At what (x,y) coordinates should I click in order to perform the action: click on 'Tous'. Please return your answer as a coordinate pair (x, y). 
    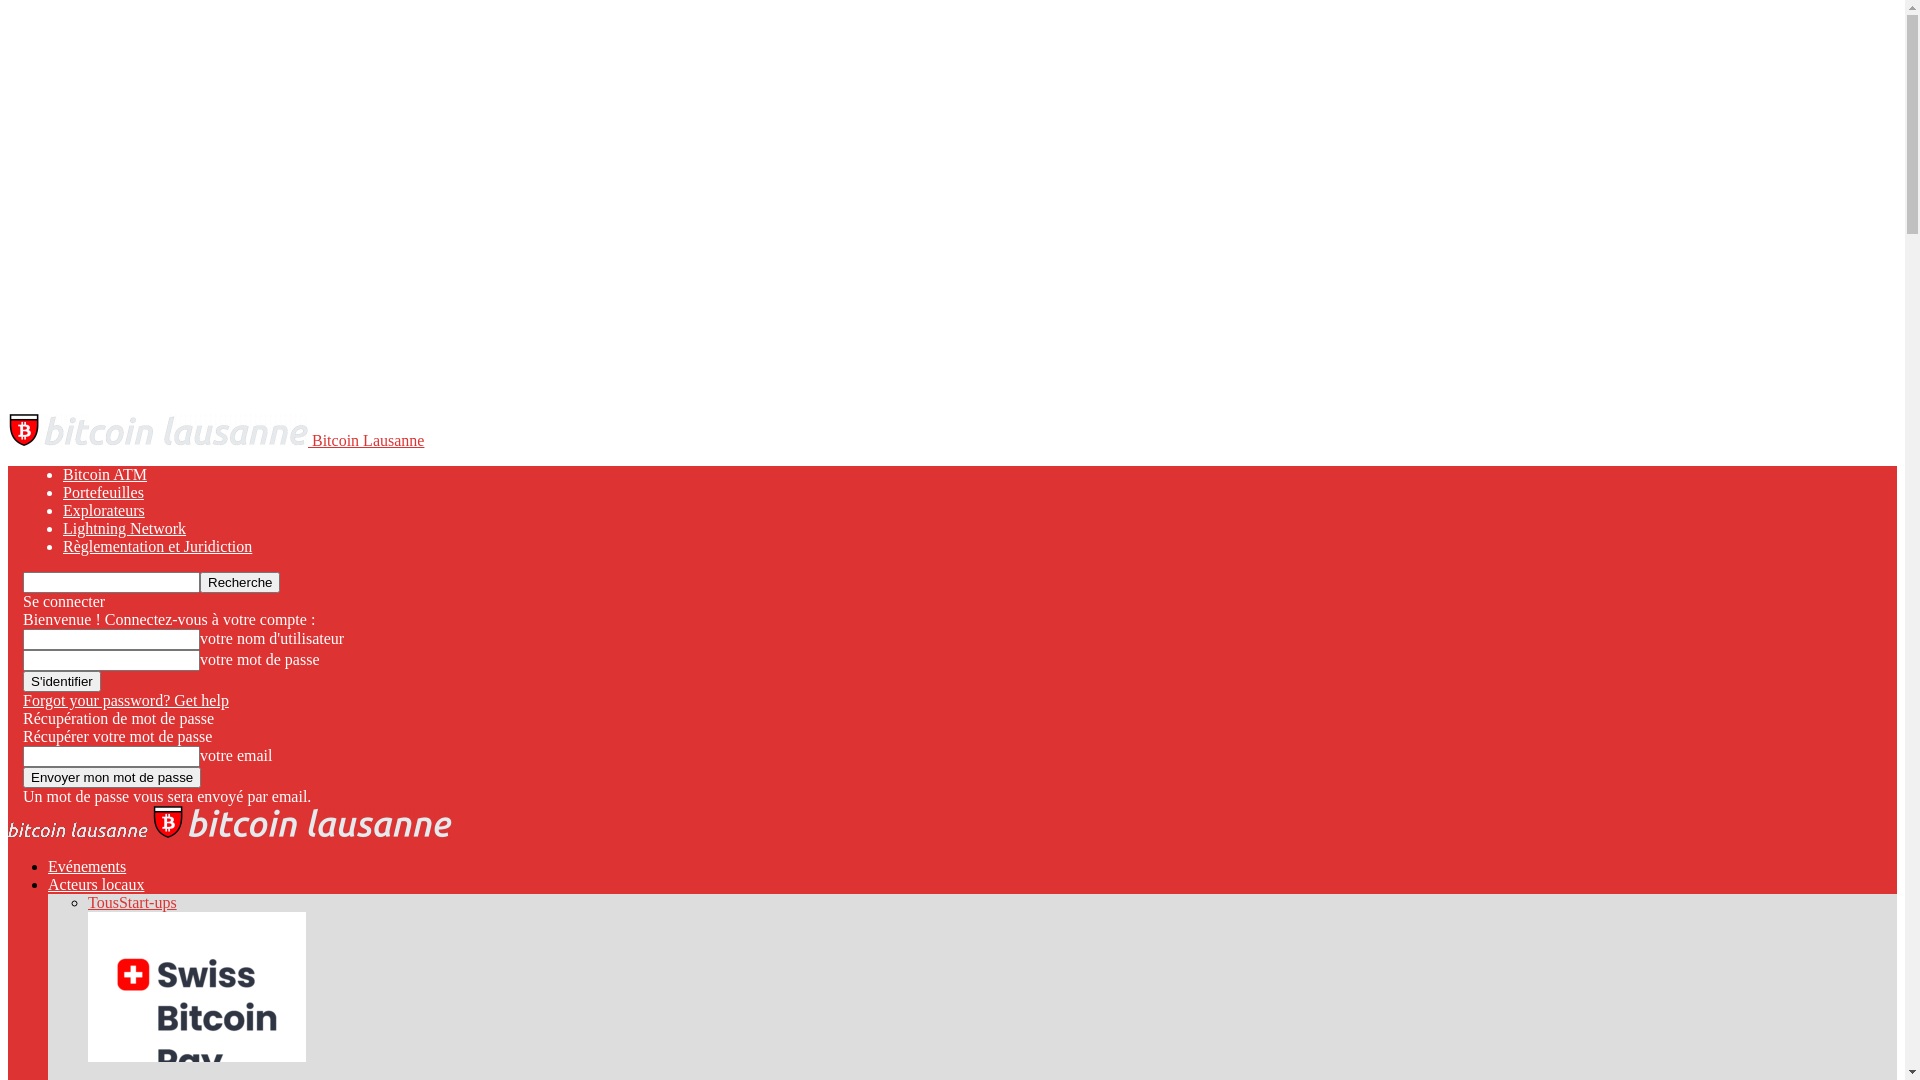
    Looking at the image, I should click on (102, 902).